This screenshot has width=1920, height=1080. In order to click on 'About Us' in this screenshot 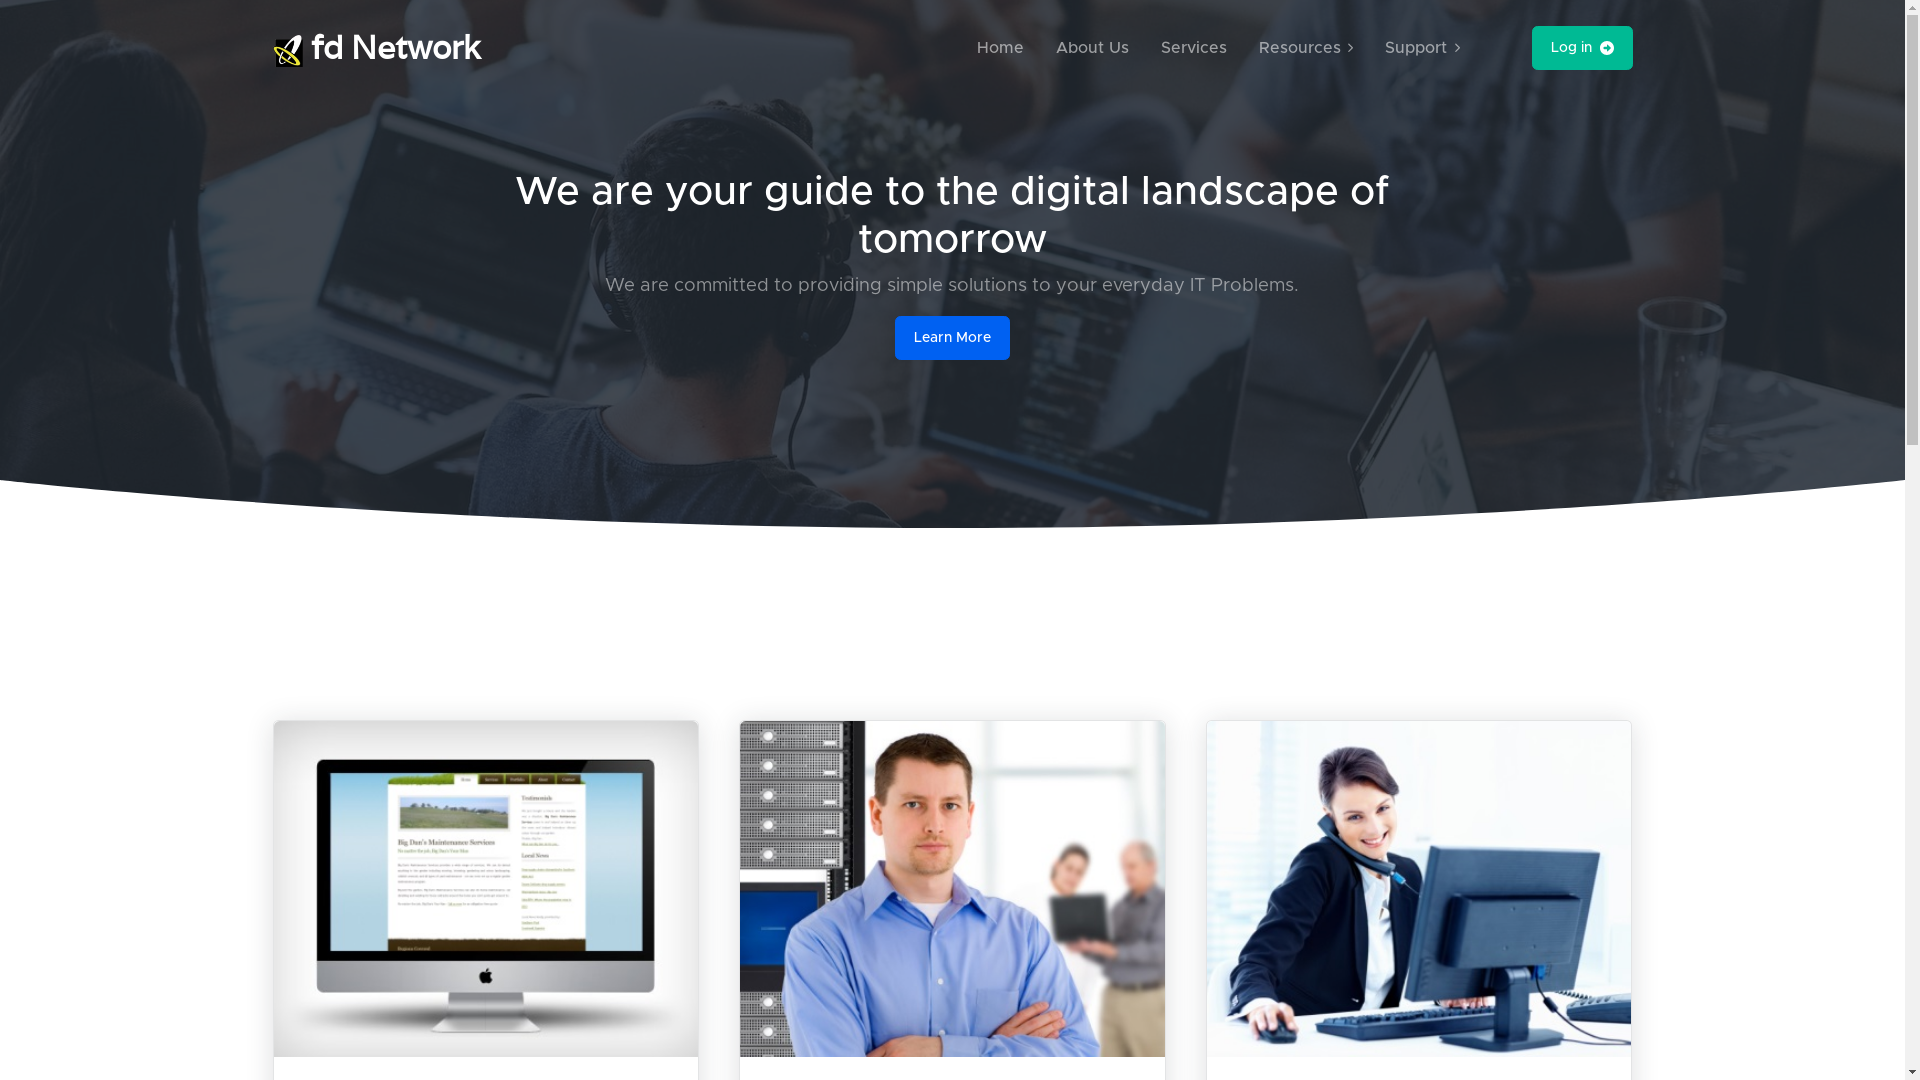, I will do `click(1091, 46)`.